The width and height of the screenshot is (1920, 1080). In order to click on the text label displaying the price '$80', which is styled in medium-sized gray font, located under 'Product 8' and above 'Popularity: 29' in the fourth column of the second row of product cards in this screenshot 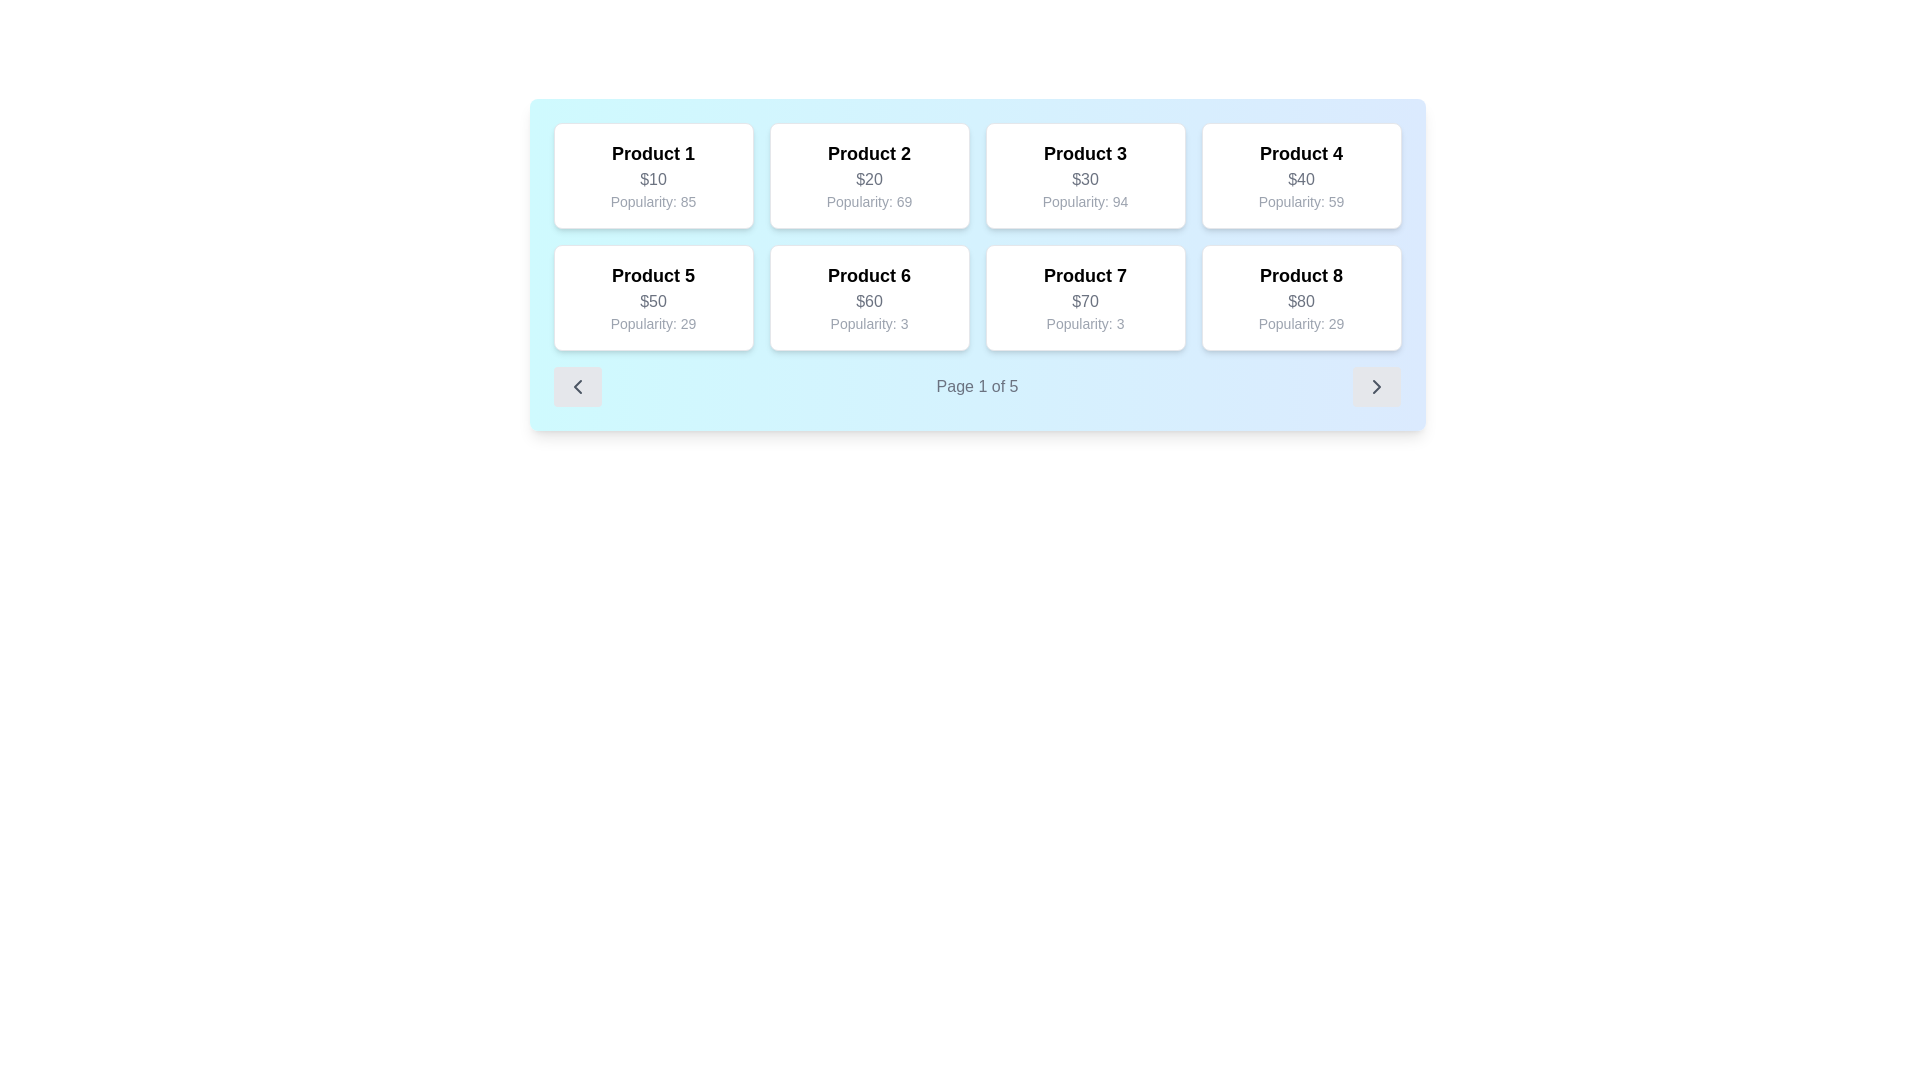, I will do `click(1301, 301)`.